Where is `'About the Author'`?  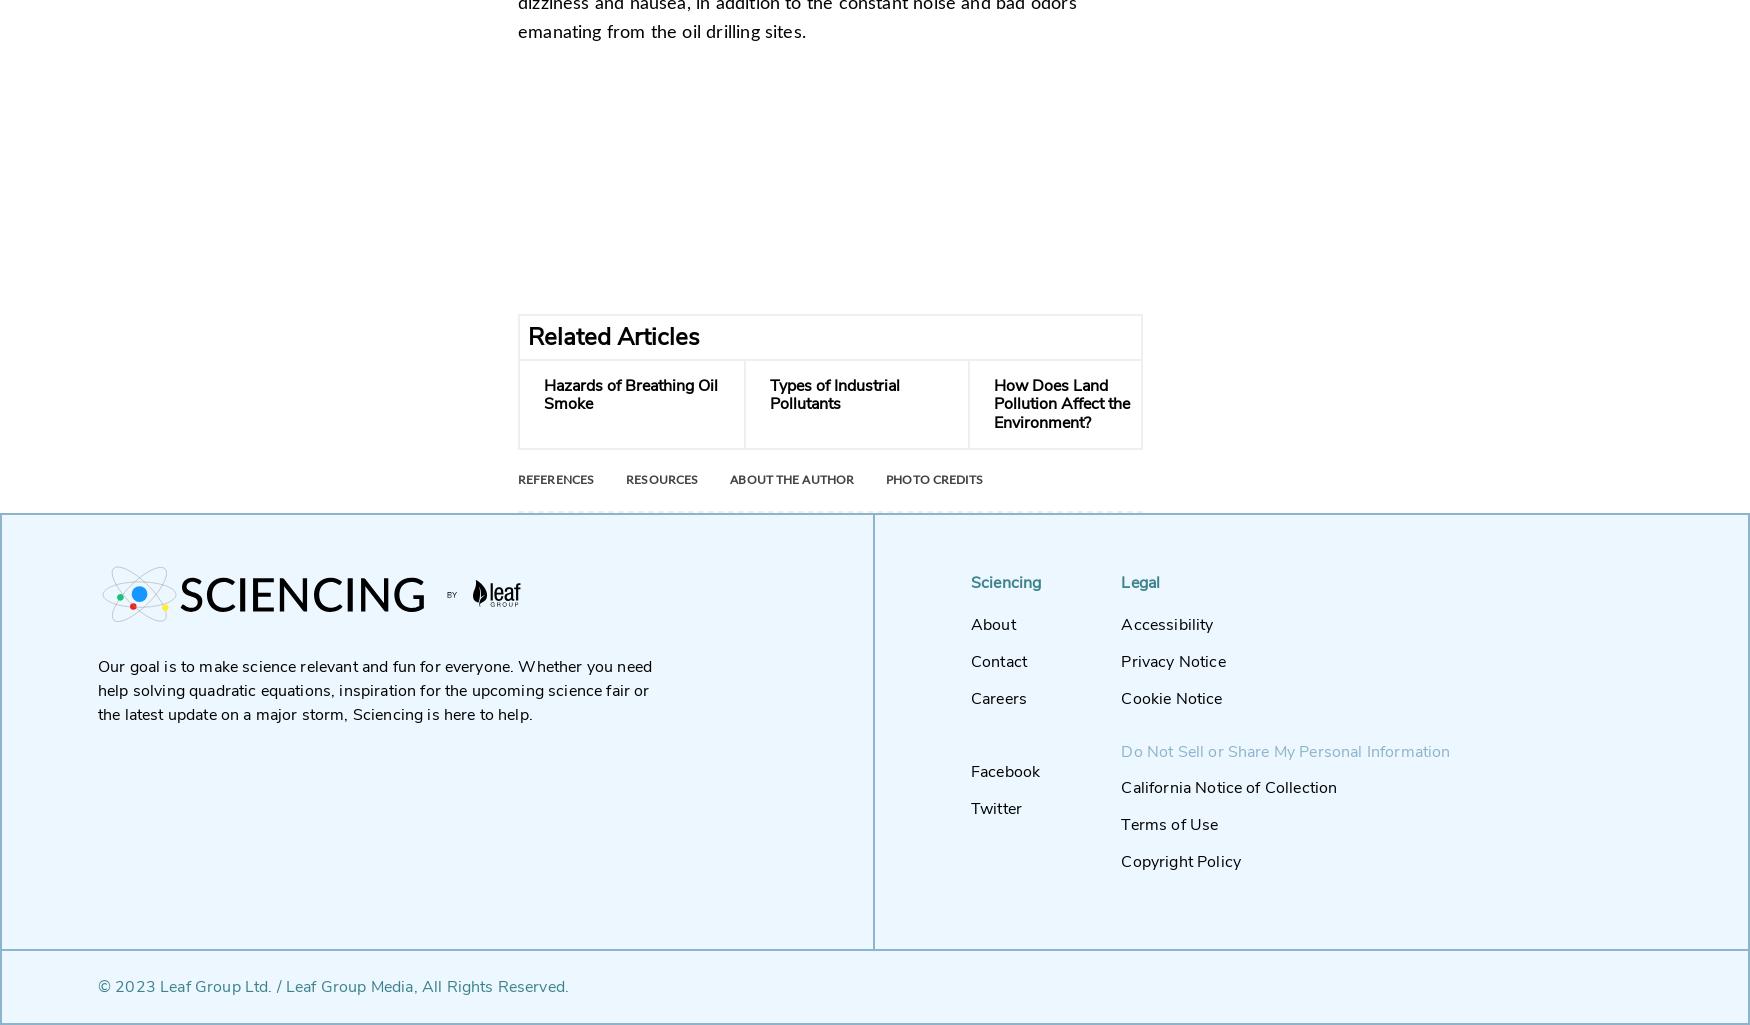
'About the Author' is located at coordinates (791, 480).